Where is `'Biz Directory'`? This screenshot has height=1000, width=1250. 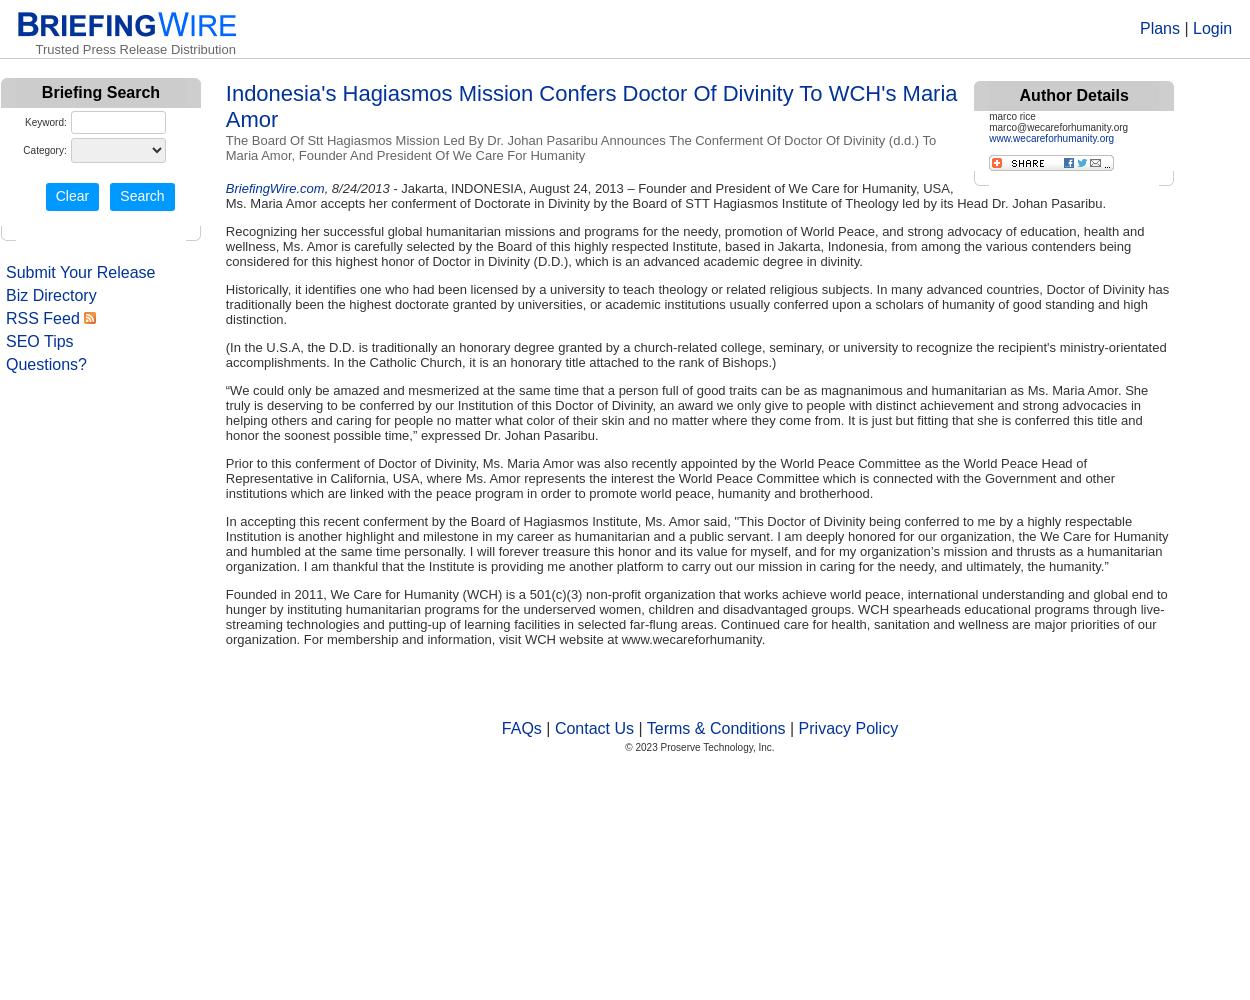 'Biz Directory' is located at coordinates (51, 295).